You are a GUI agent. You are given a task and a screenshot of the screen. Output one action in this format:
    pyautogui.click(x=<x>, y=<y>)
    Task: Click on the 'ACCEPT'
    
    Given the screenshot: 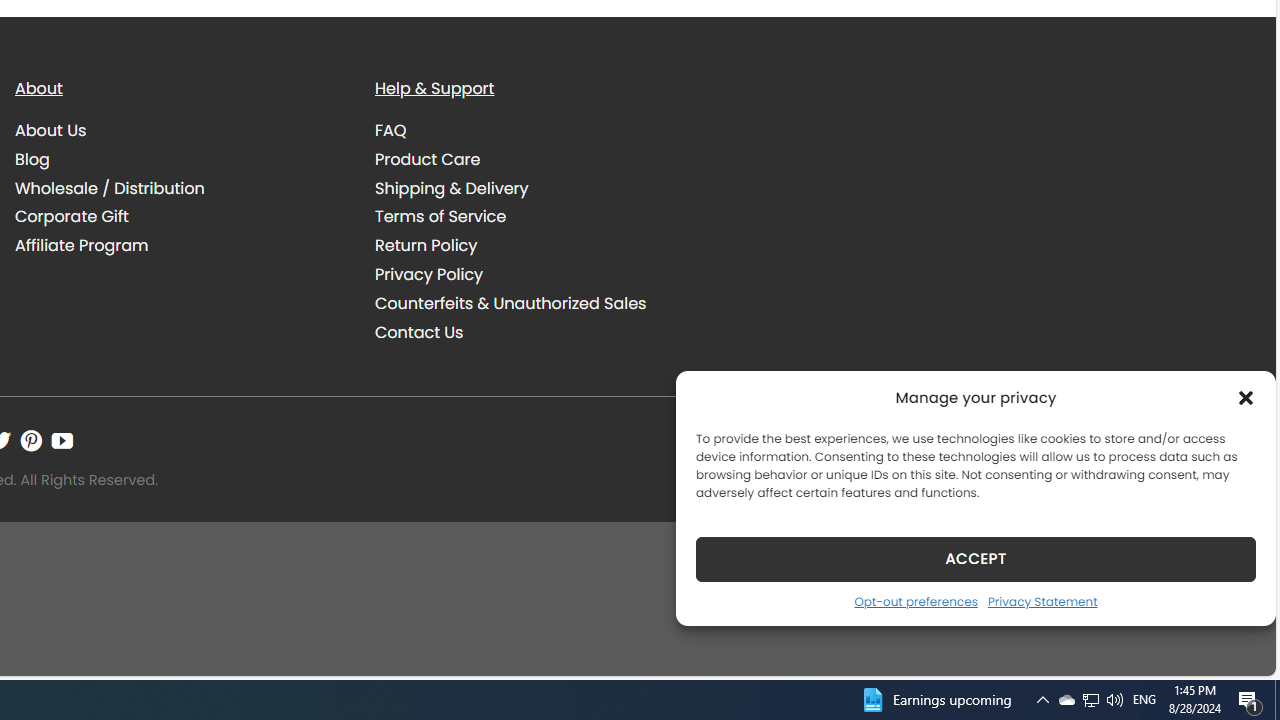 What is the action you would take?
    pyautogui.click(x=976, y=558)
    